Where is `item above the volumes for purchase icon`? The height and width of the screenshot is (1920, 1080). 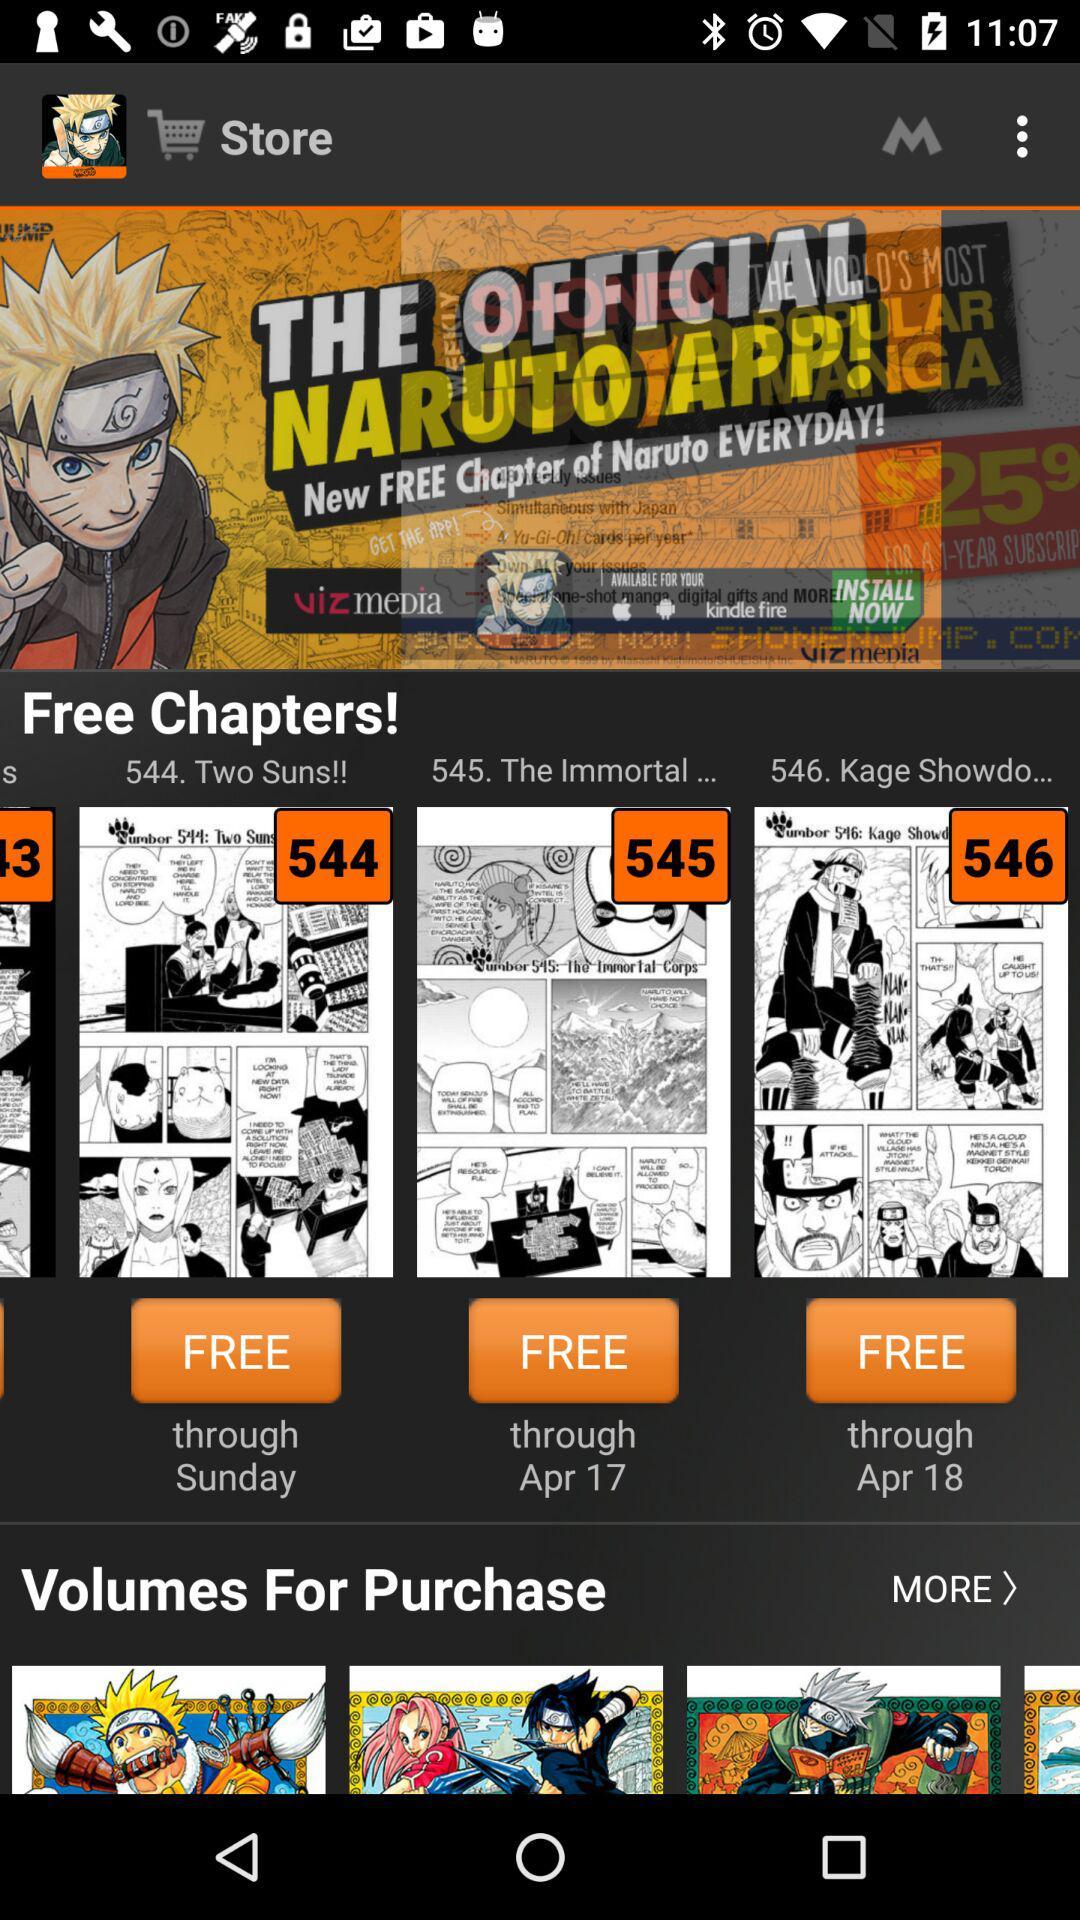 item above the volumes for purchase icon is located at coordinates (234, 1454).